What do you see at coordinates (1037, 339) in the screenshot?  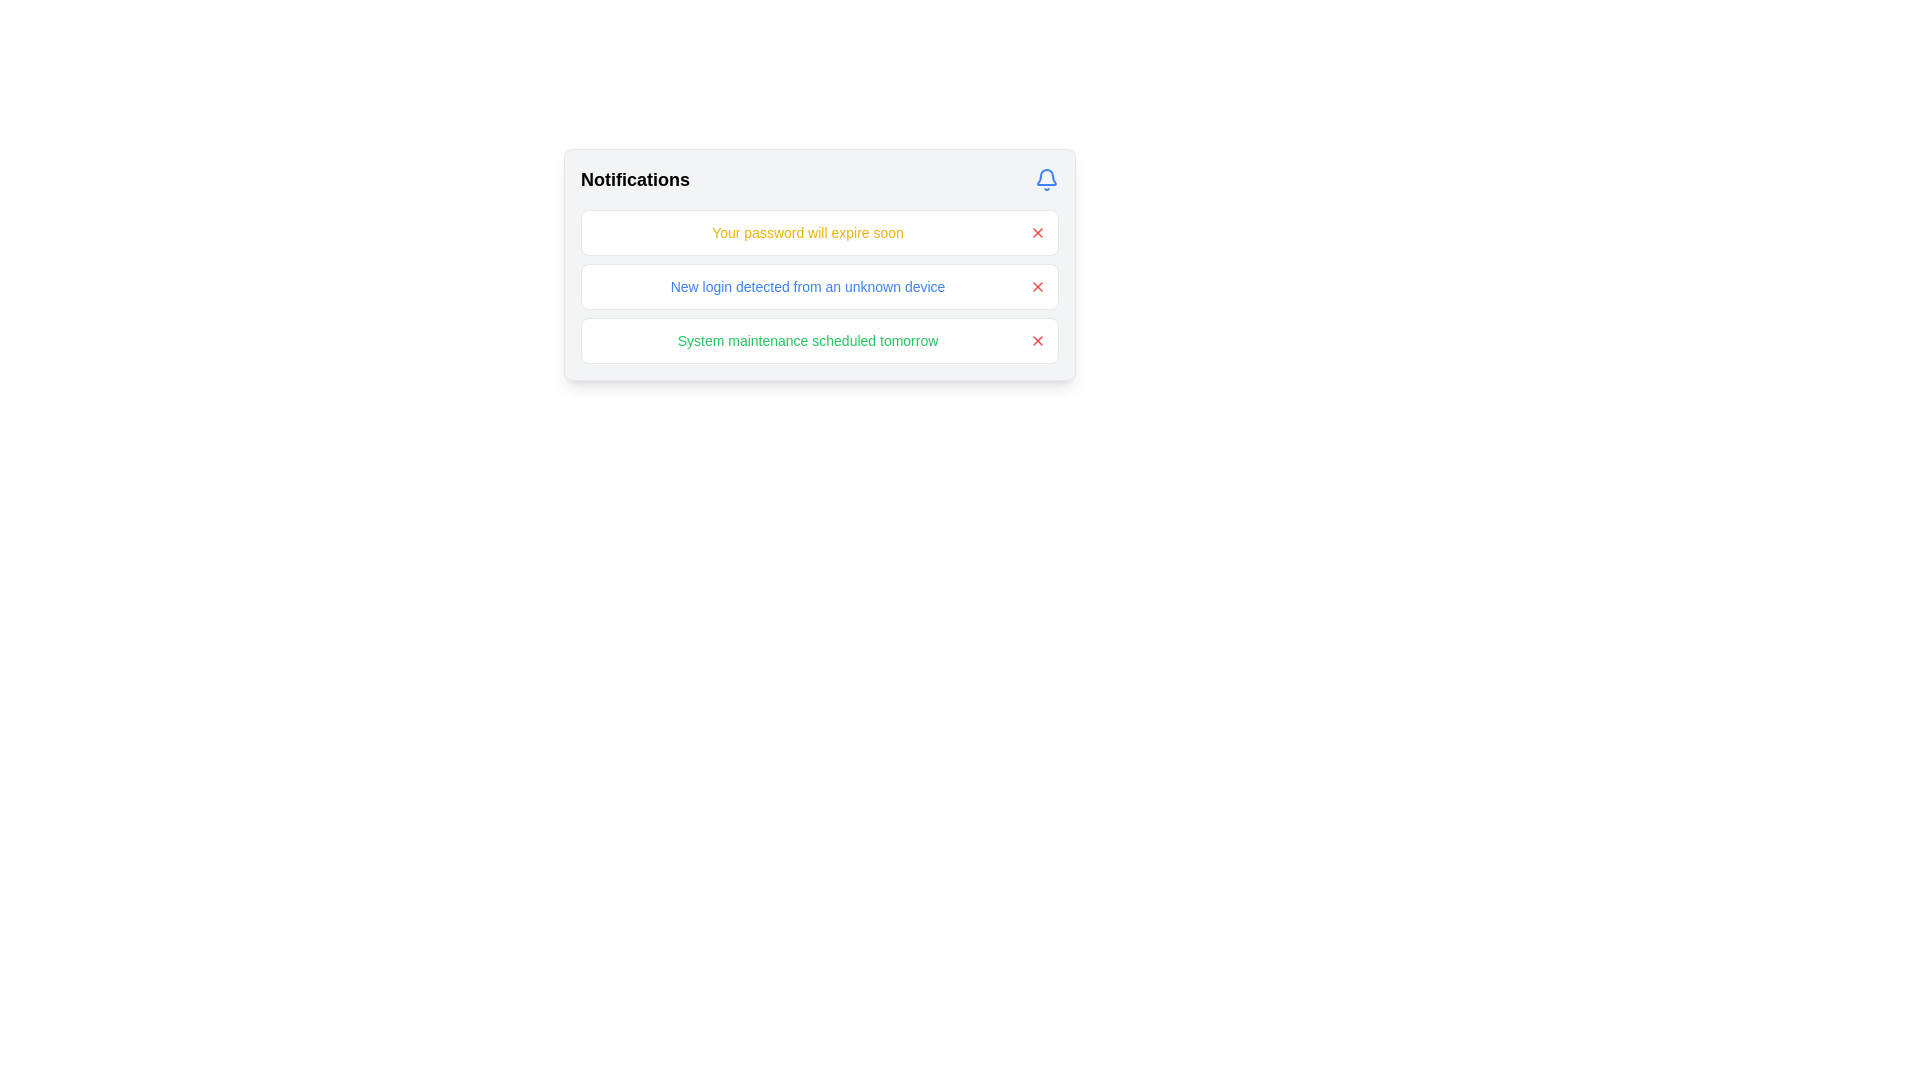 I see `the dismiss button located within the notification box that displays 'System maintenance scheduled tomorrow' to change its icon color` at bounding box center [1037, 339].